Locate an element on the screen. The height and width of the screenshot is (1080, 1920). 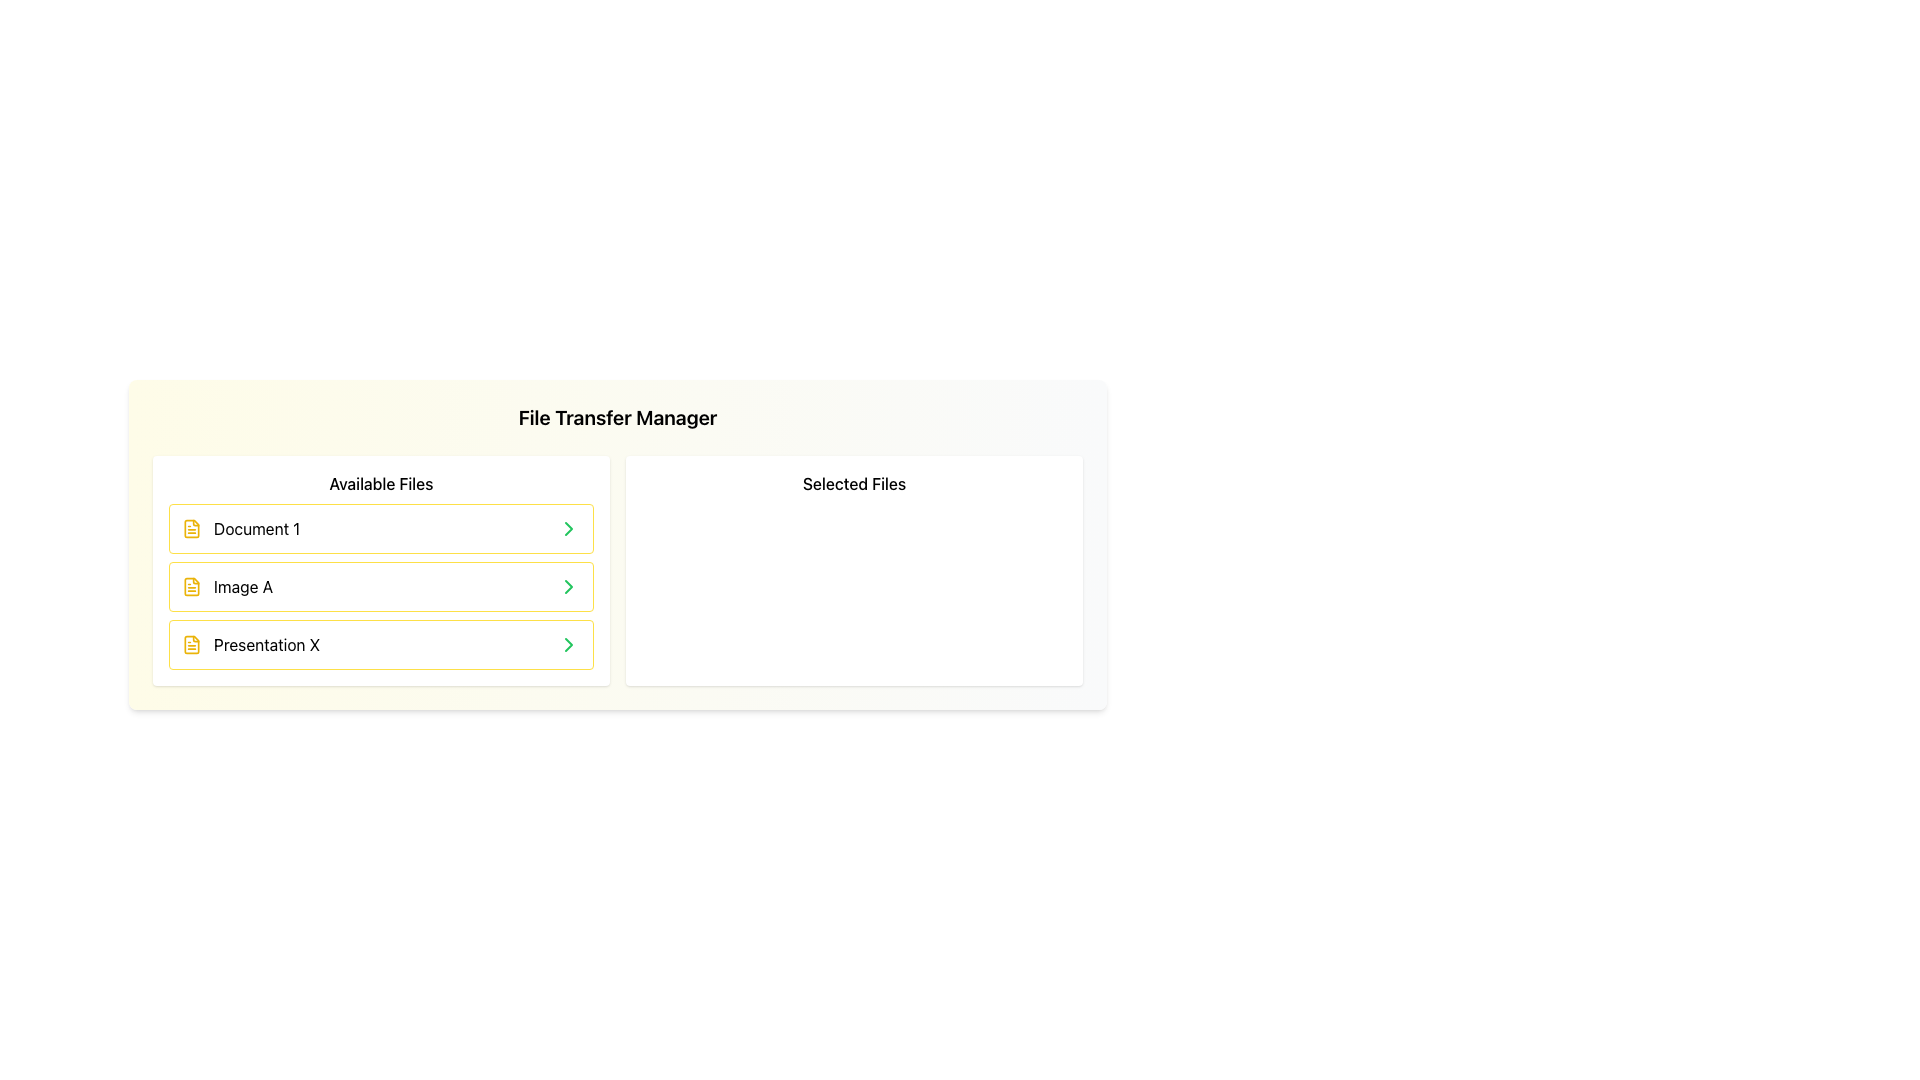
the document file icon representing 'Document 1', which is the first icon in the list of 'Available Files', positioned to the left of the text label is located at coordinates (192, 527).